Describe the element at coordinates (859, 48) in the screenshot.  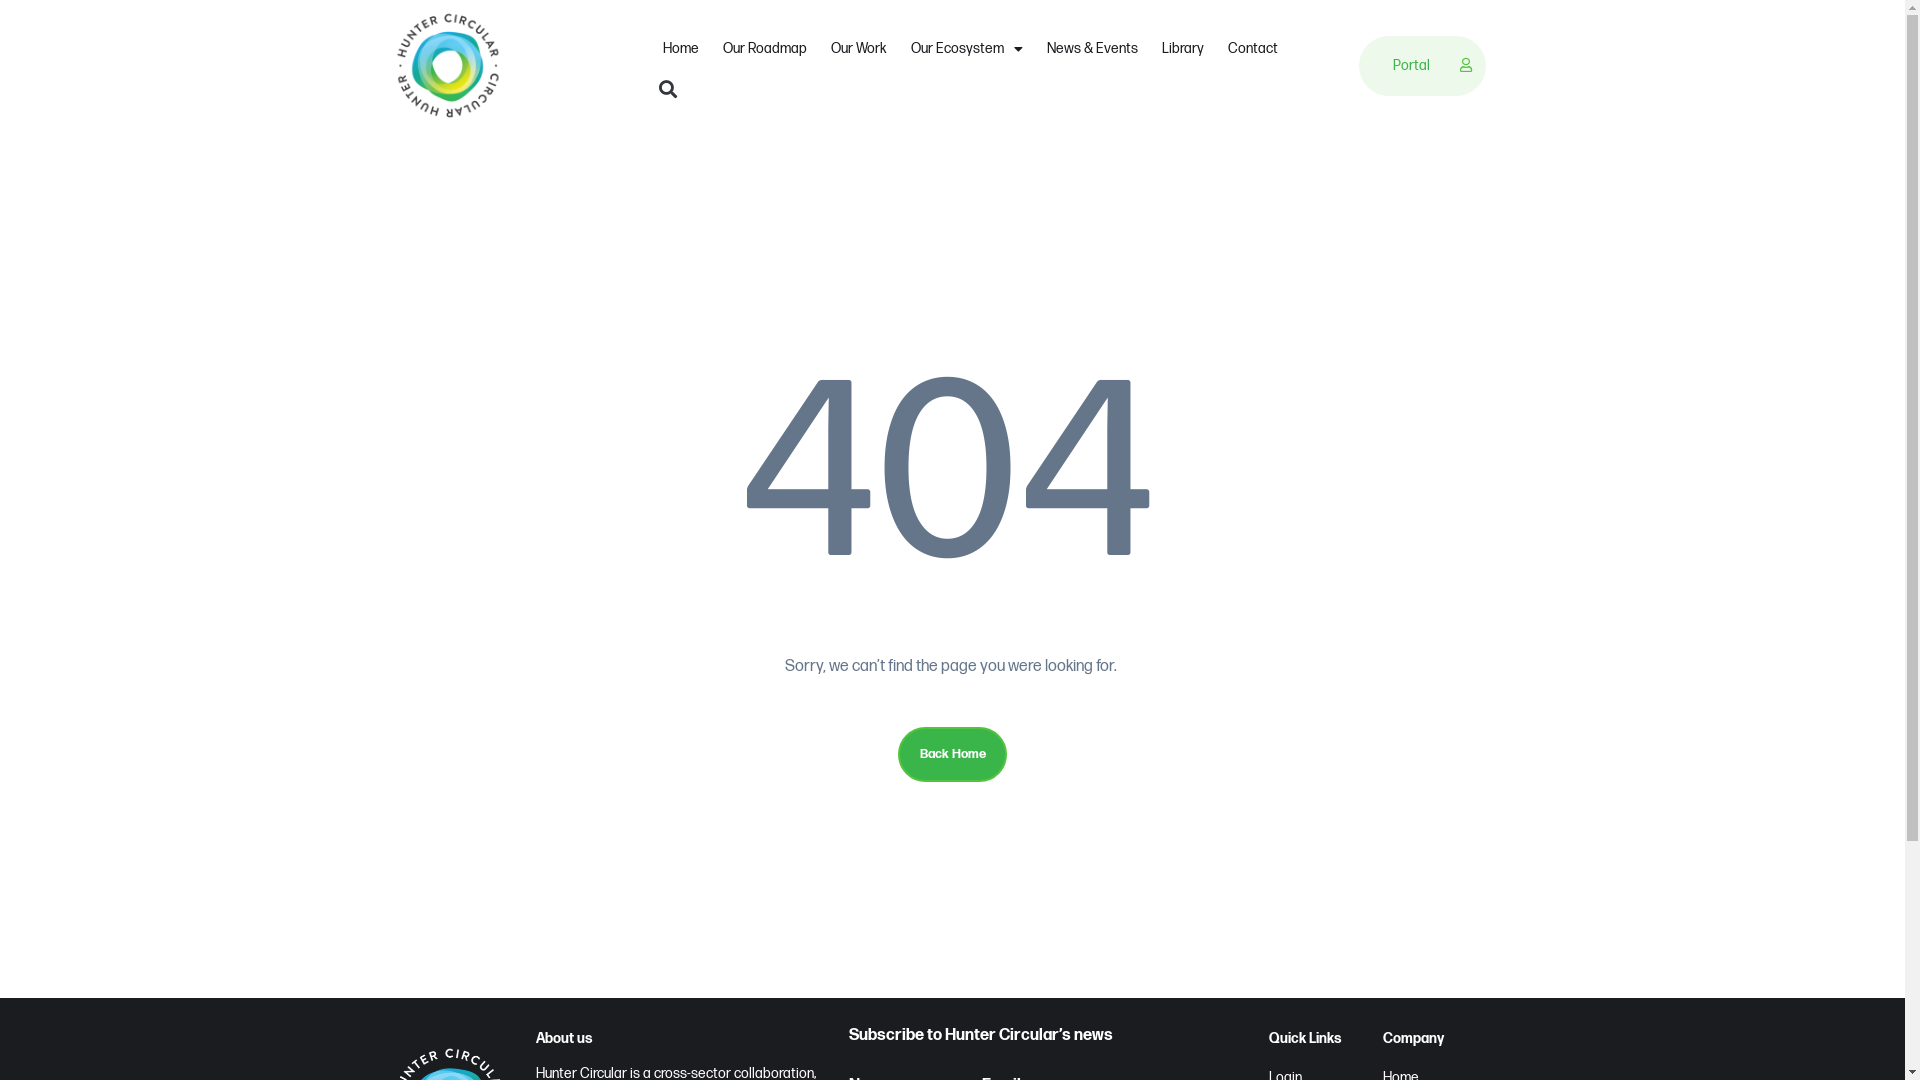
I see `'Our Work'` at that location.